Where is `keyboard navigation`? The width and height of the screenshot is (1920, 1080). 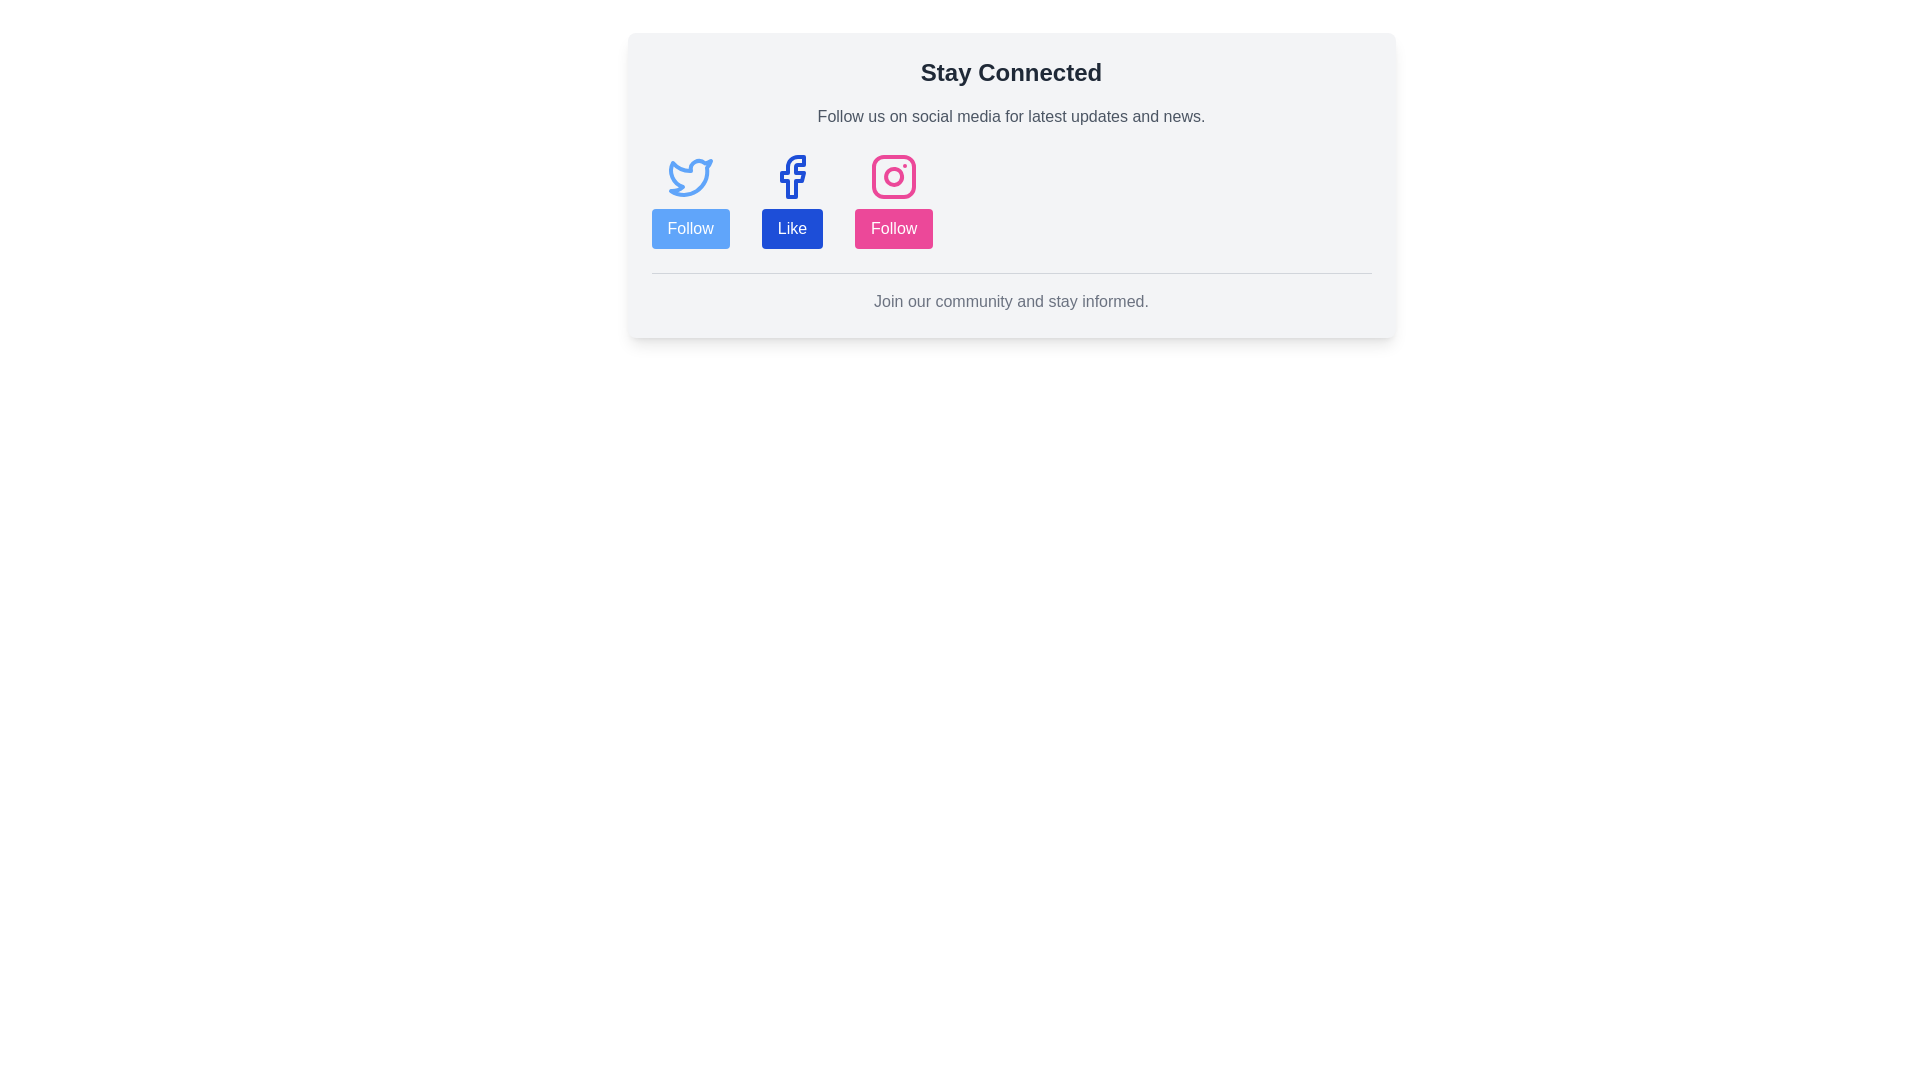
keyboard navigation is located at coordinates (893, 227).